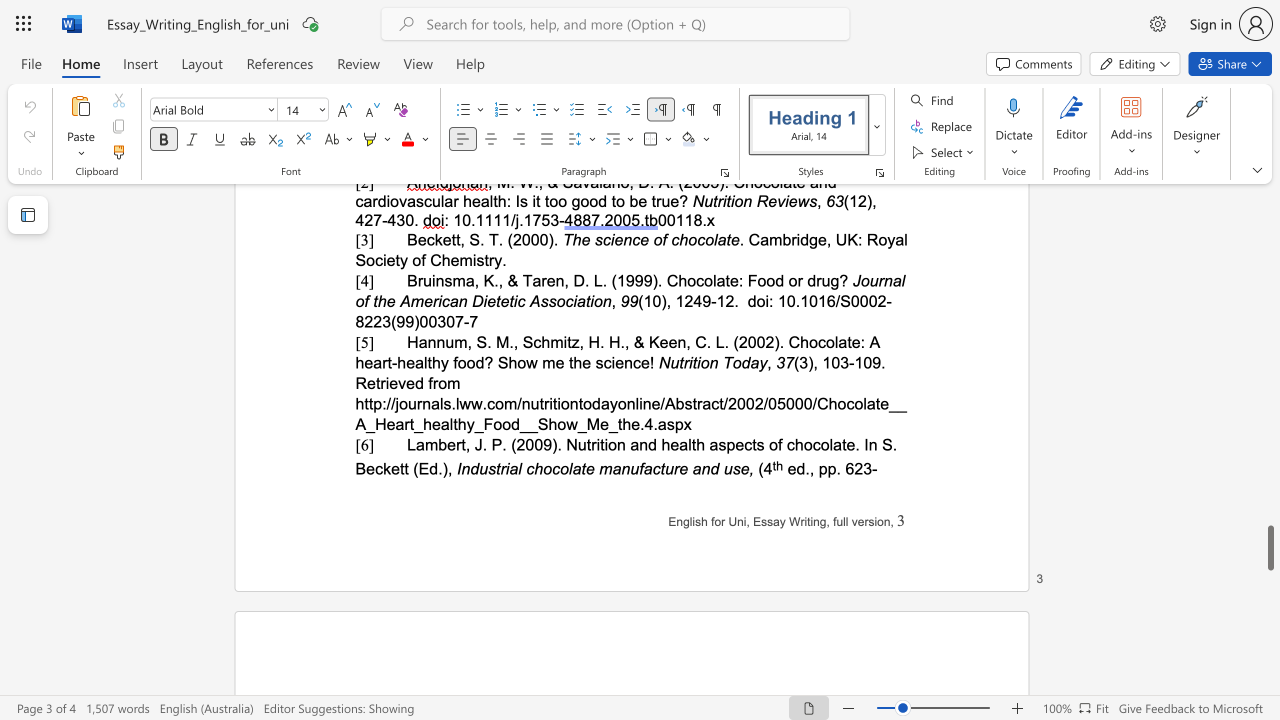 Image resolution: width=1280 pixels, height=720 pixels. What do you see at coordinates (1269, 390) in the screenshot?
I see `the right-hand scrollbar to ascend the page` at bounding box center [1269, 390].